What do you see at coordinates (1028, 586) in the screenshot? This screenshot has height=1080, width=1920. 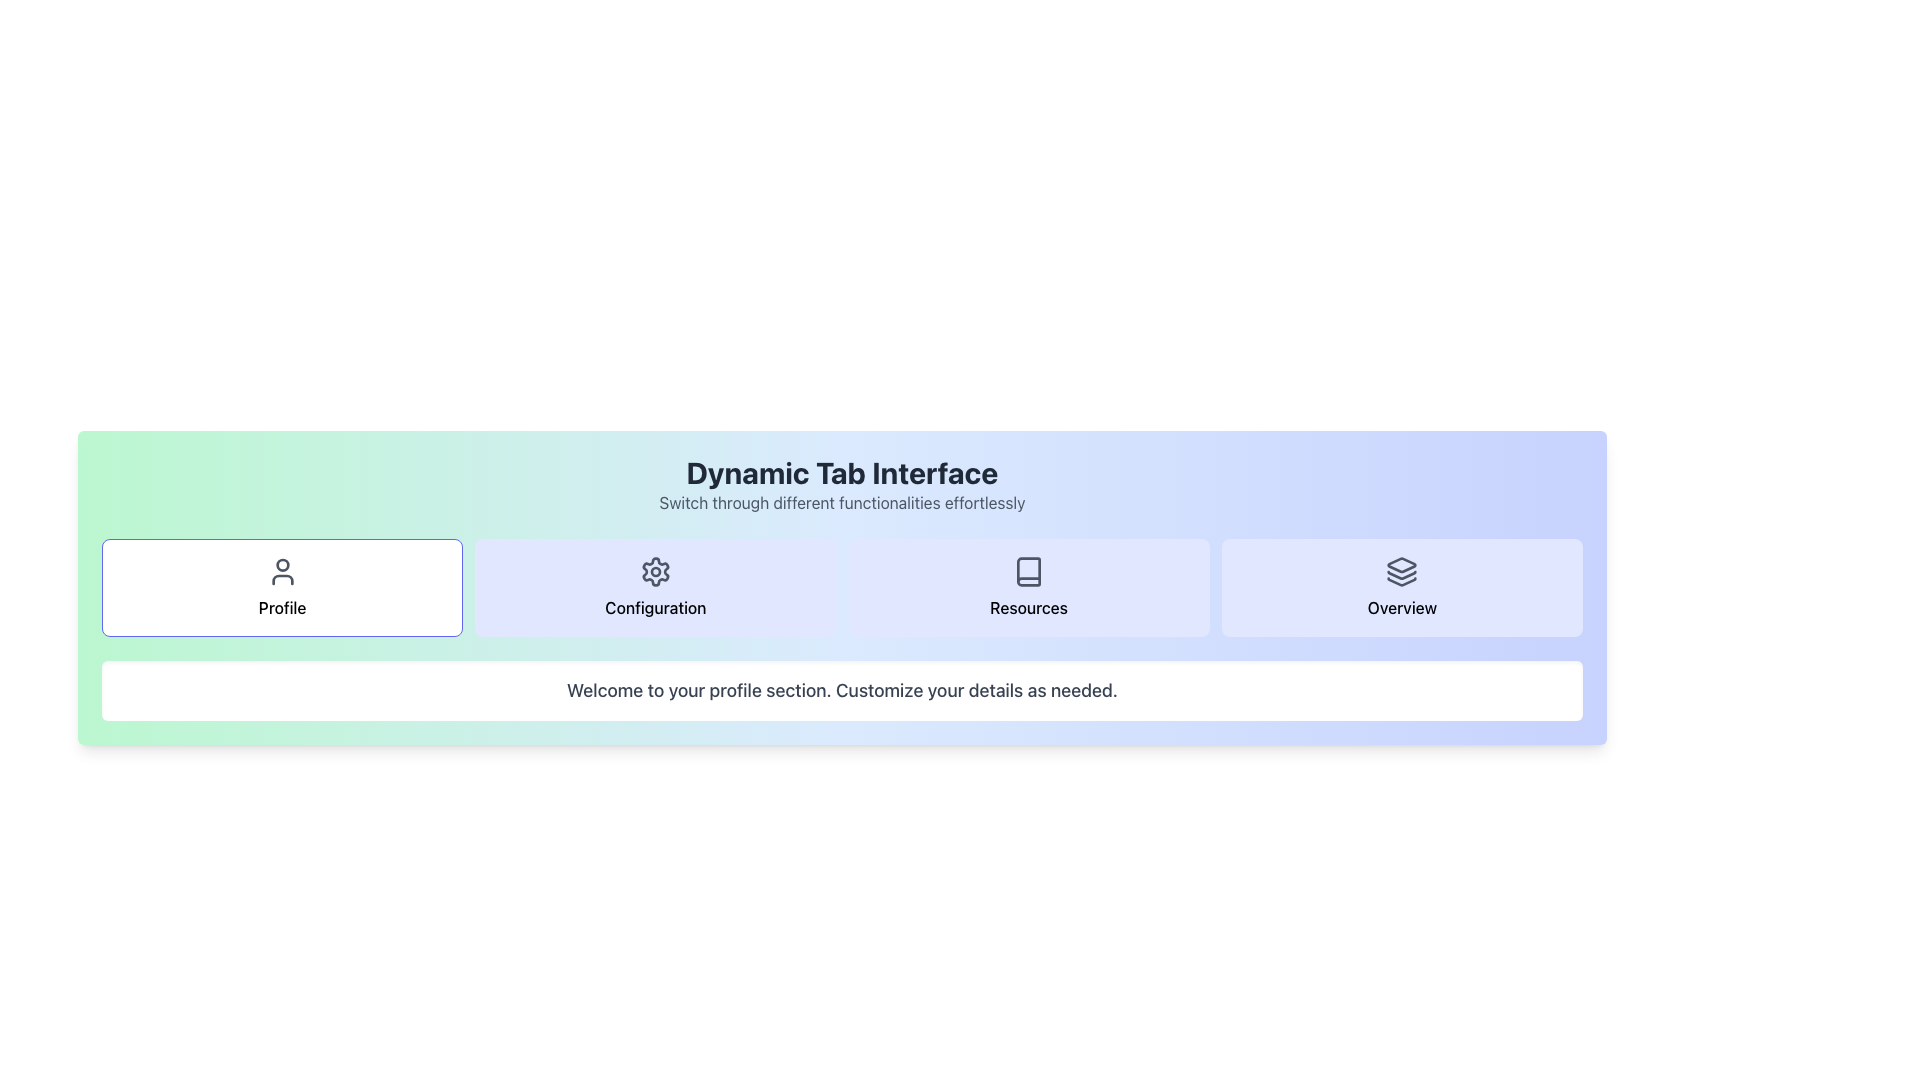 I see `the 'Resources' navigation button, which is the third button in a horizontal grid of four buttons` at bounding box center [1028, 586].